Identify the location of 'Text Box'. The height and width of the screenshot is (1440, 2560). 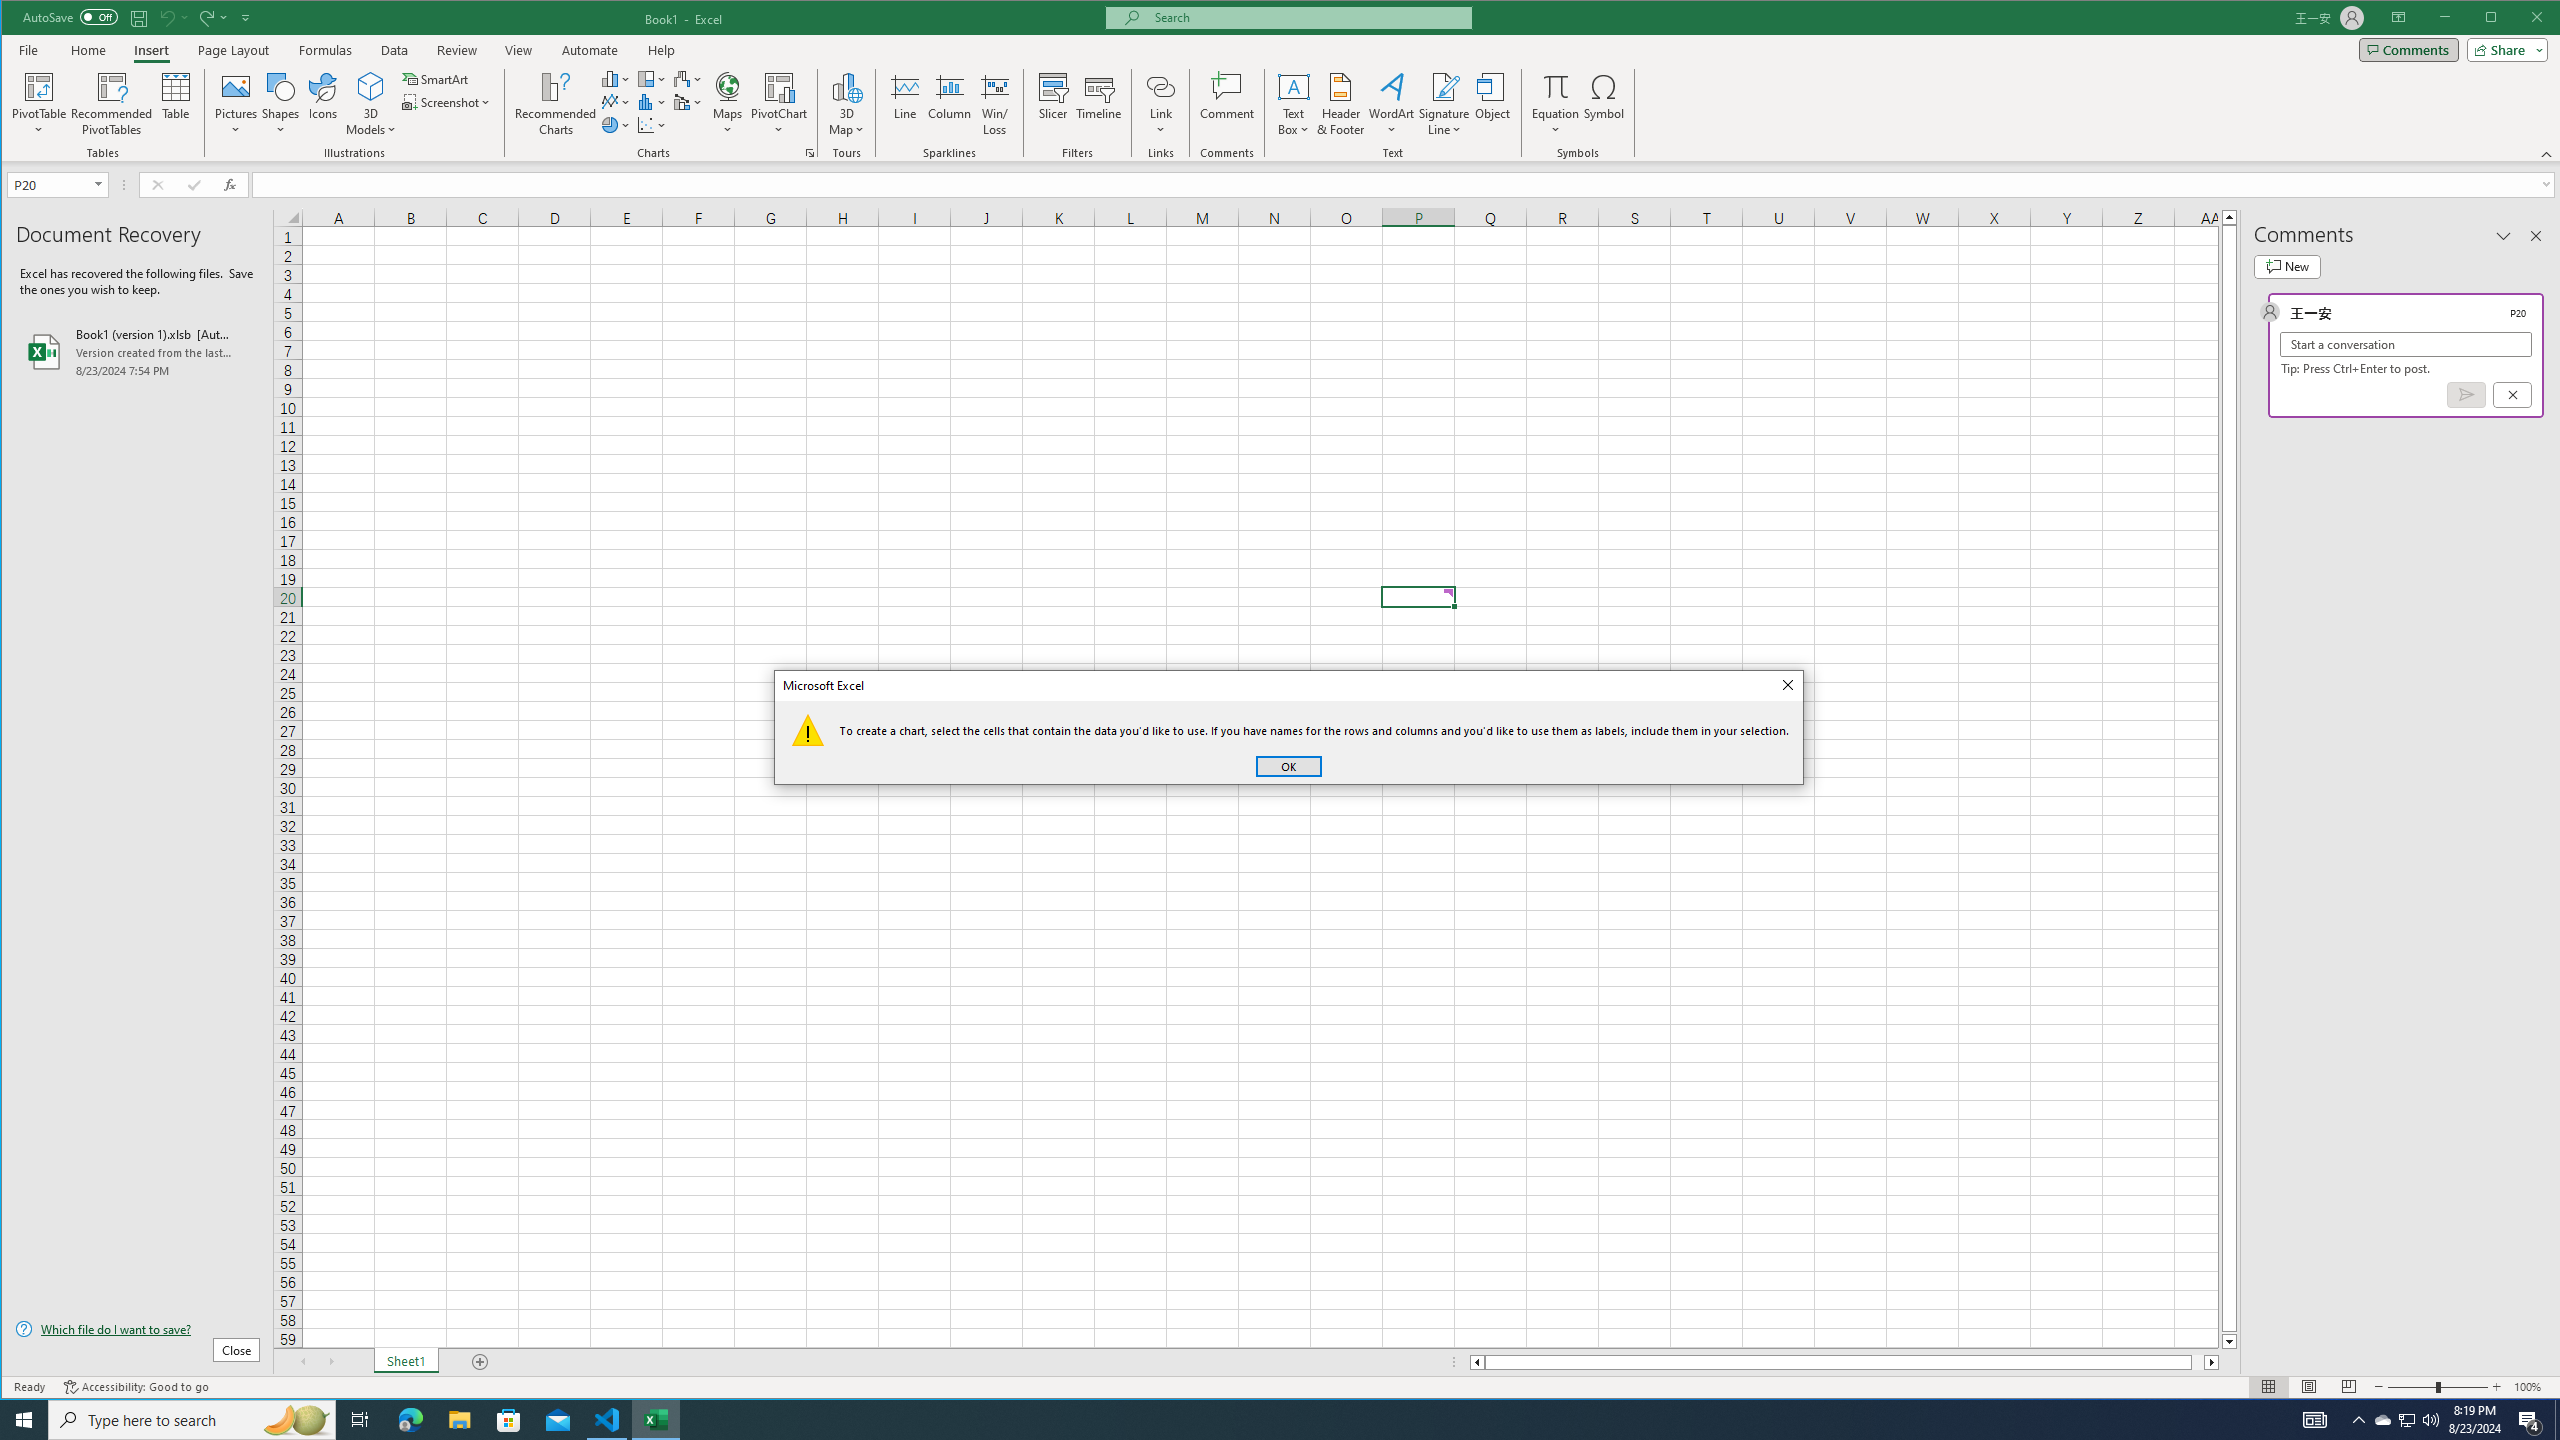
(1293, 103).